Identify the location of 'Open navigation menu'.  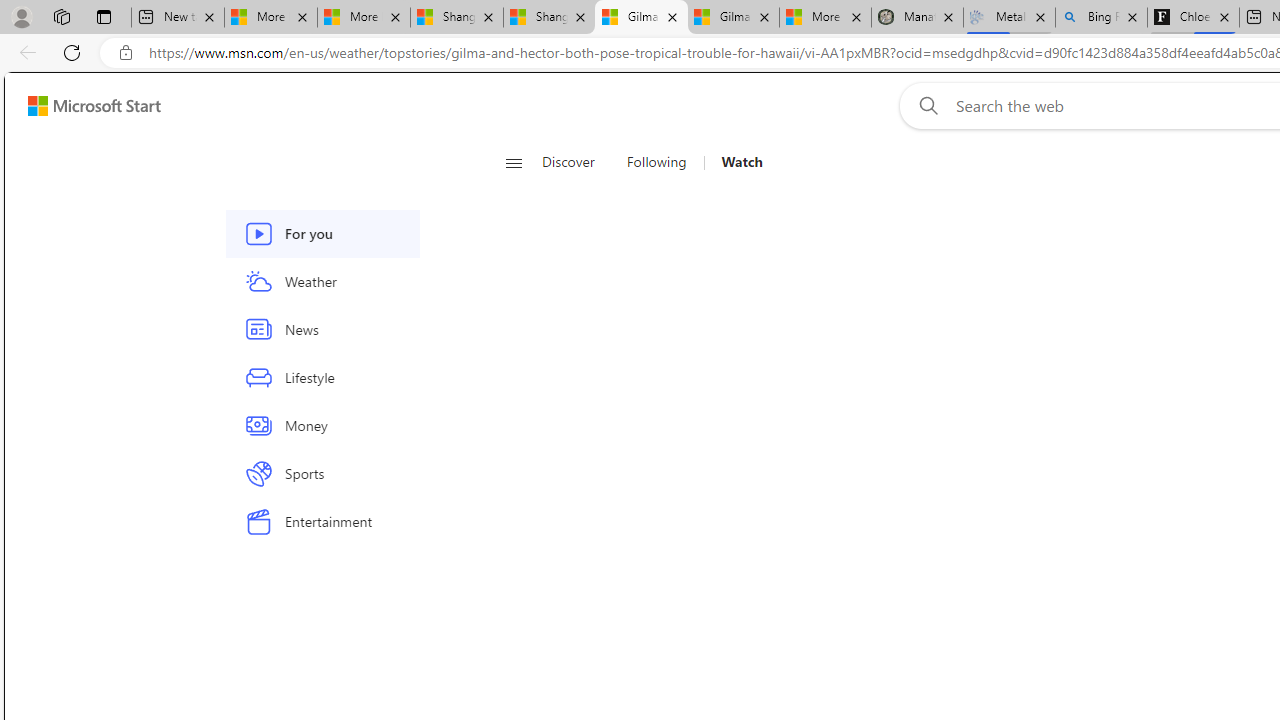
(513, 162).